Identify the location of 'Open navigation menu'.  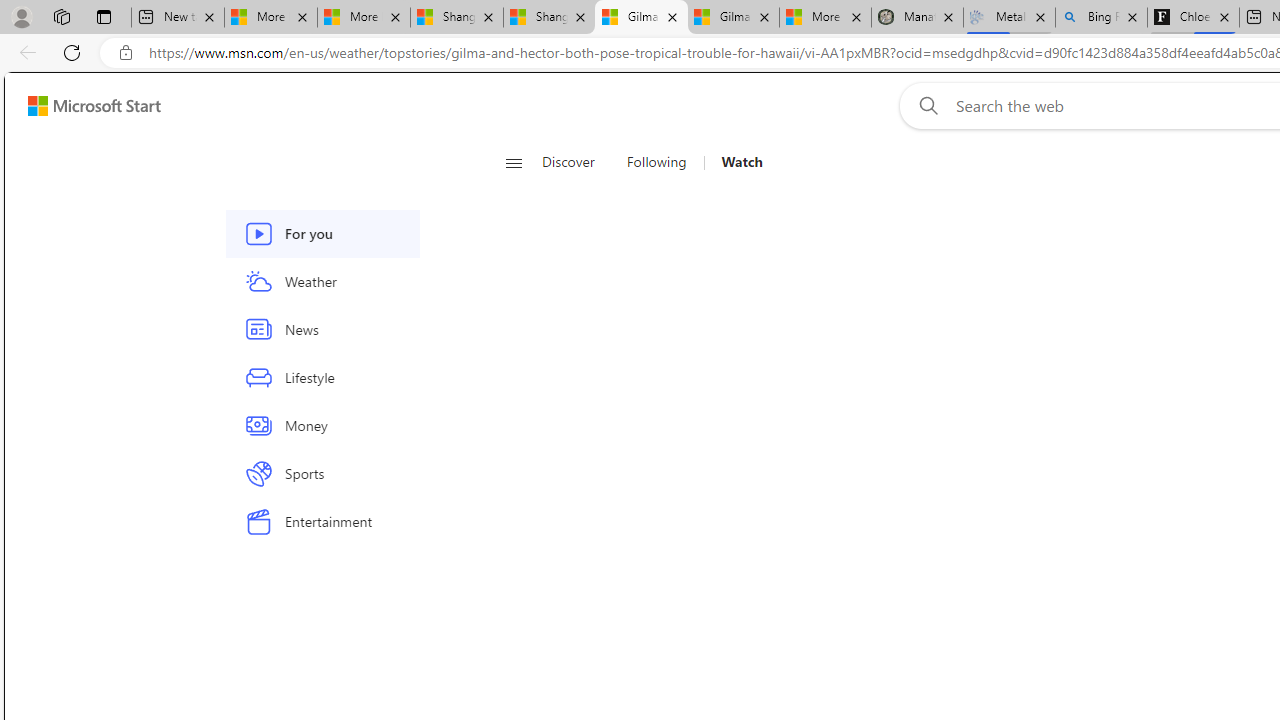
(513, 162).